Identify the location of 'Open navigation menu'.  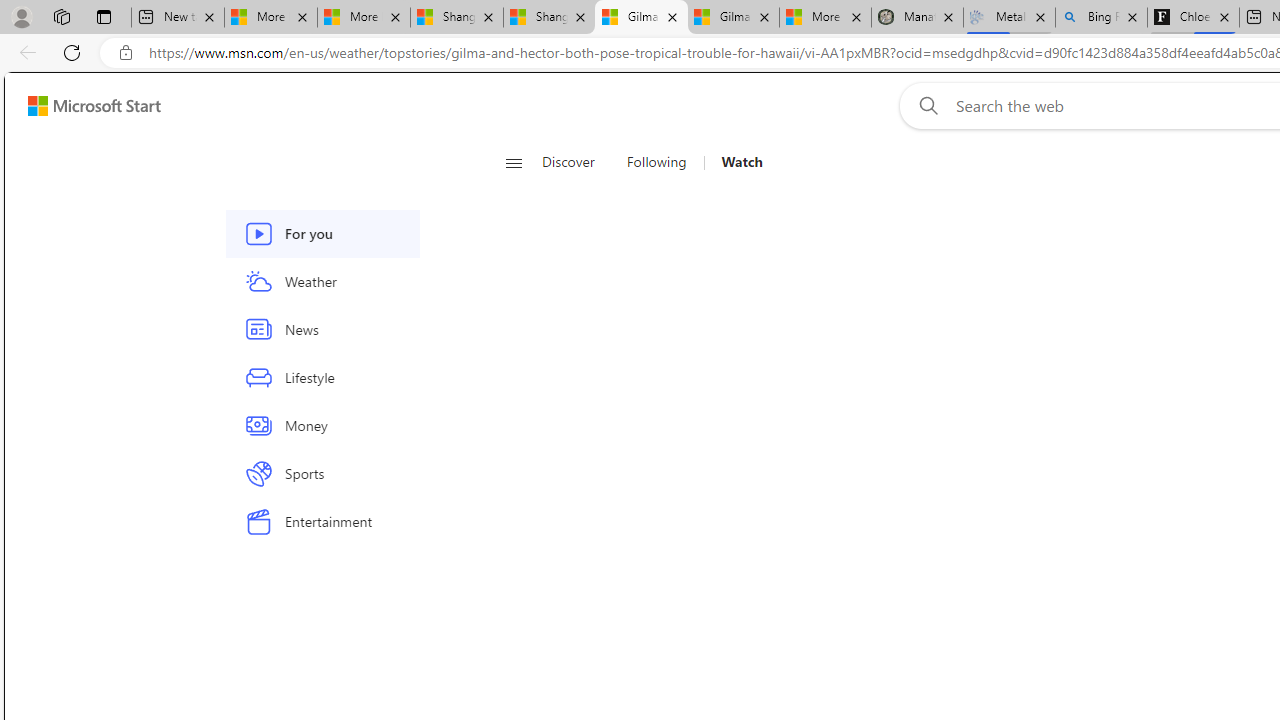
(513, 162).